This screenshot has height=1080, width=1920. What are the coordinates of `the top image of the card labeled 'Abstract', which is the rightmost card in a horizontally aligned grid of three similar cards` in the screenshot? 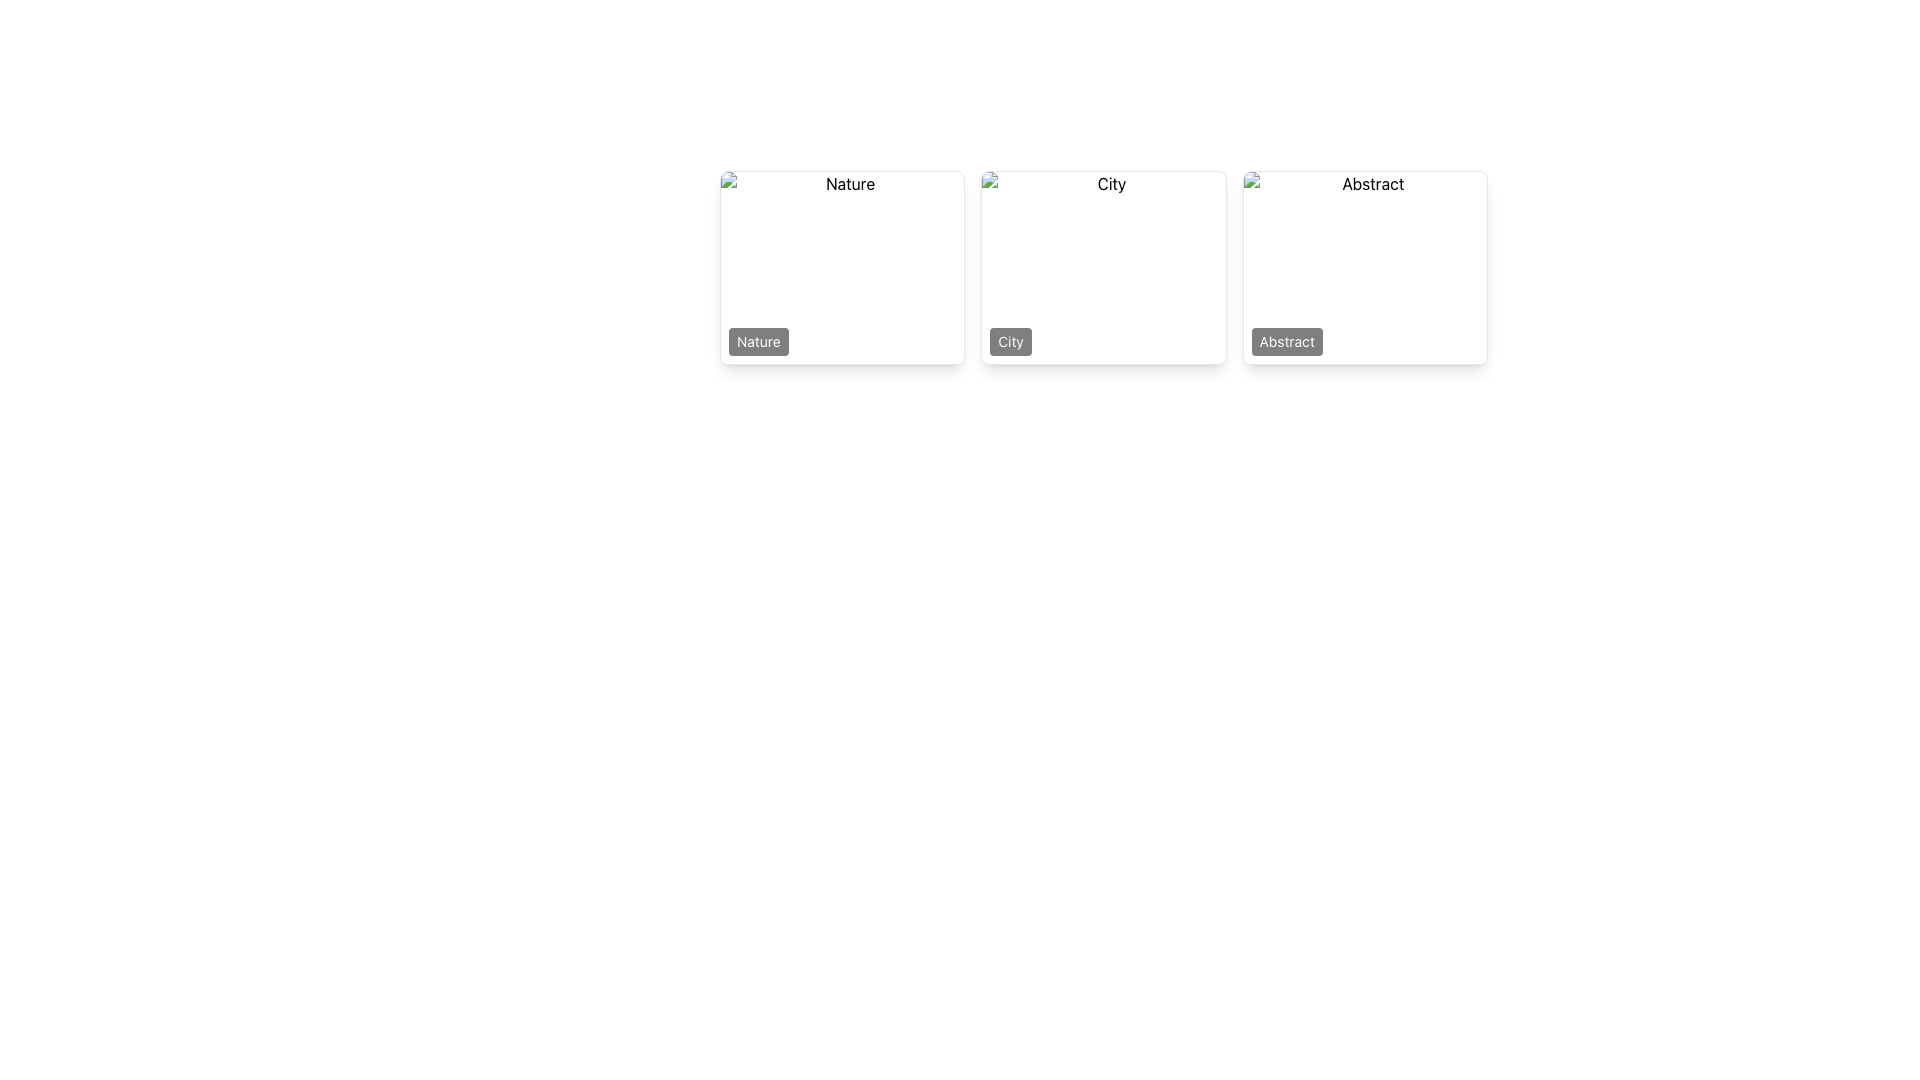 It's located at (1364, 266).